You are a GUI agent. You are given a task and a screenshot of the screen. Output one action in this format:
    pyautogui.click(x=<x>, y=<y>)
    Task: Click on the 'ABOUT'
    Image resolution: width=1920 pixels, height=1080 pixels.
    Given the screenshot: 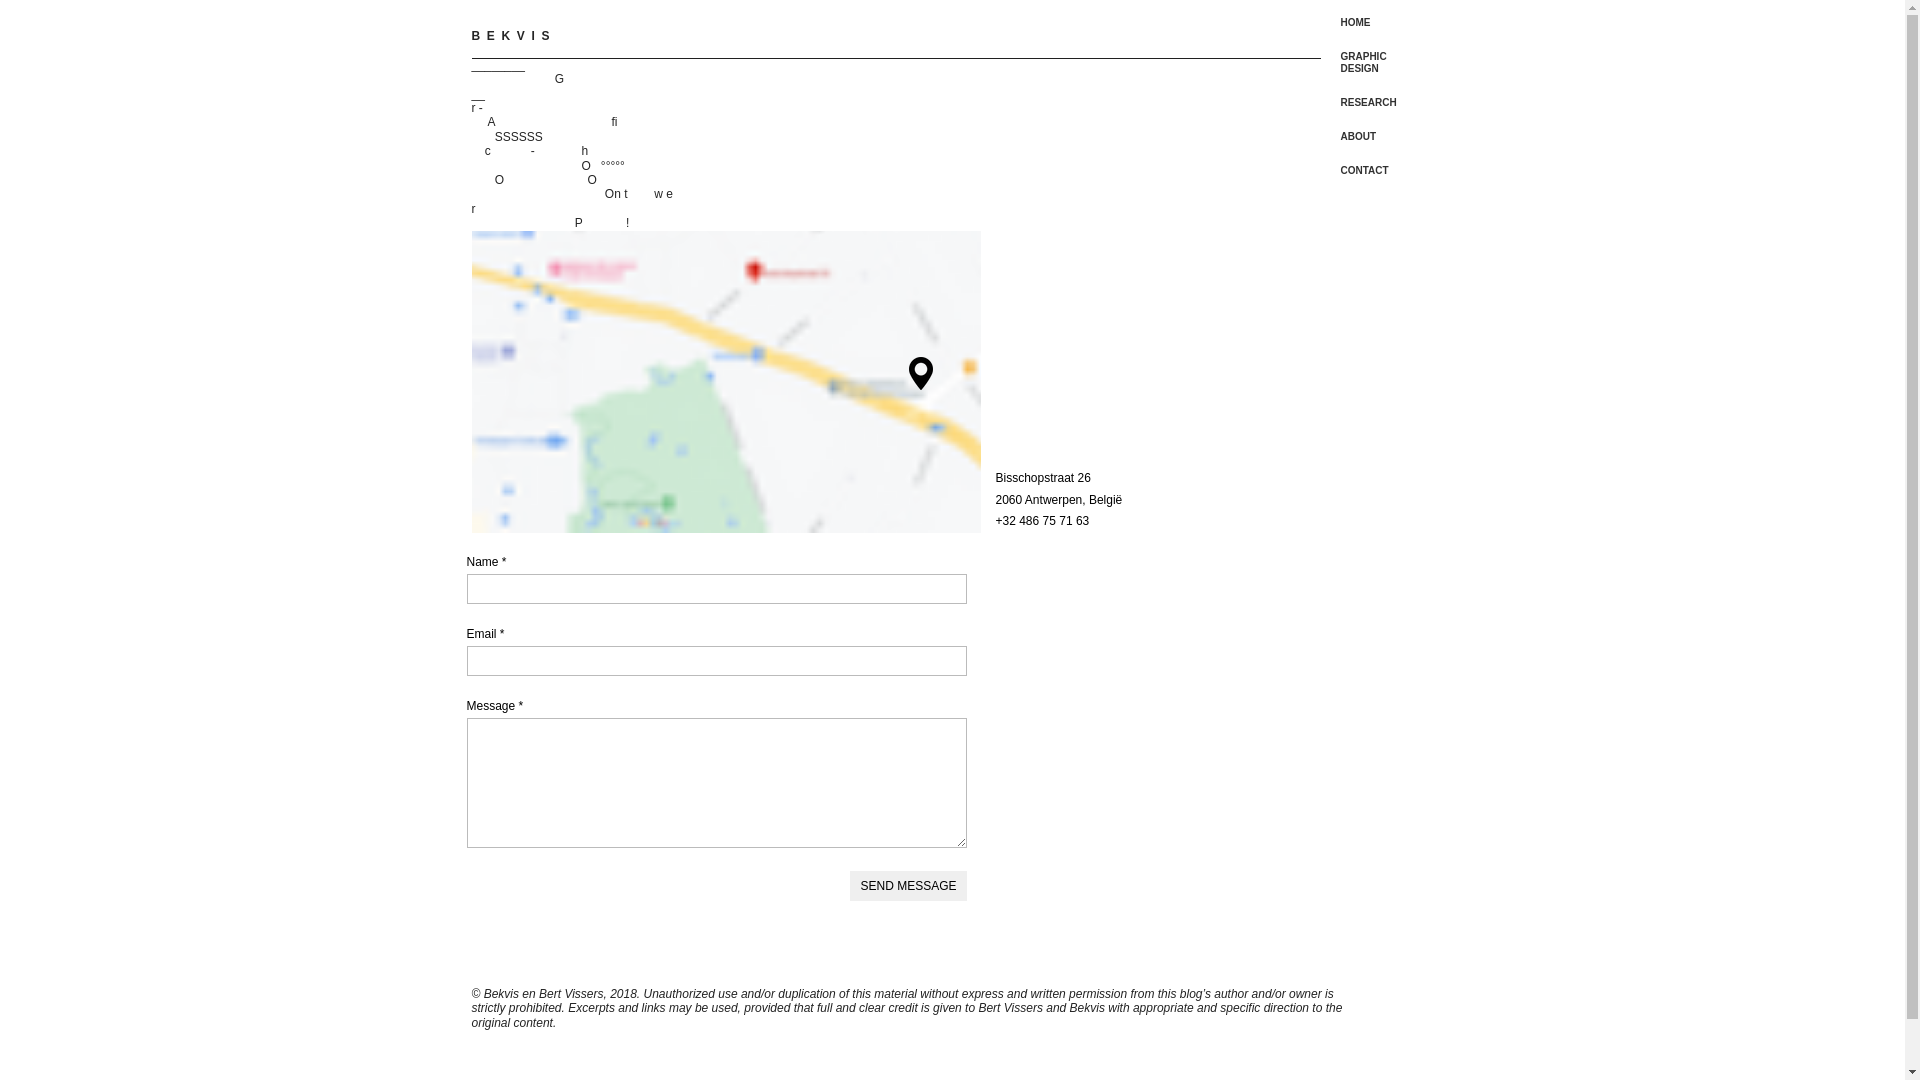 What is the action you would take?
    pyautogui.click(x=1320, y=136)
    